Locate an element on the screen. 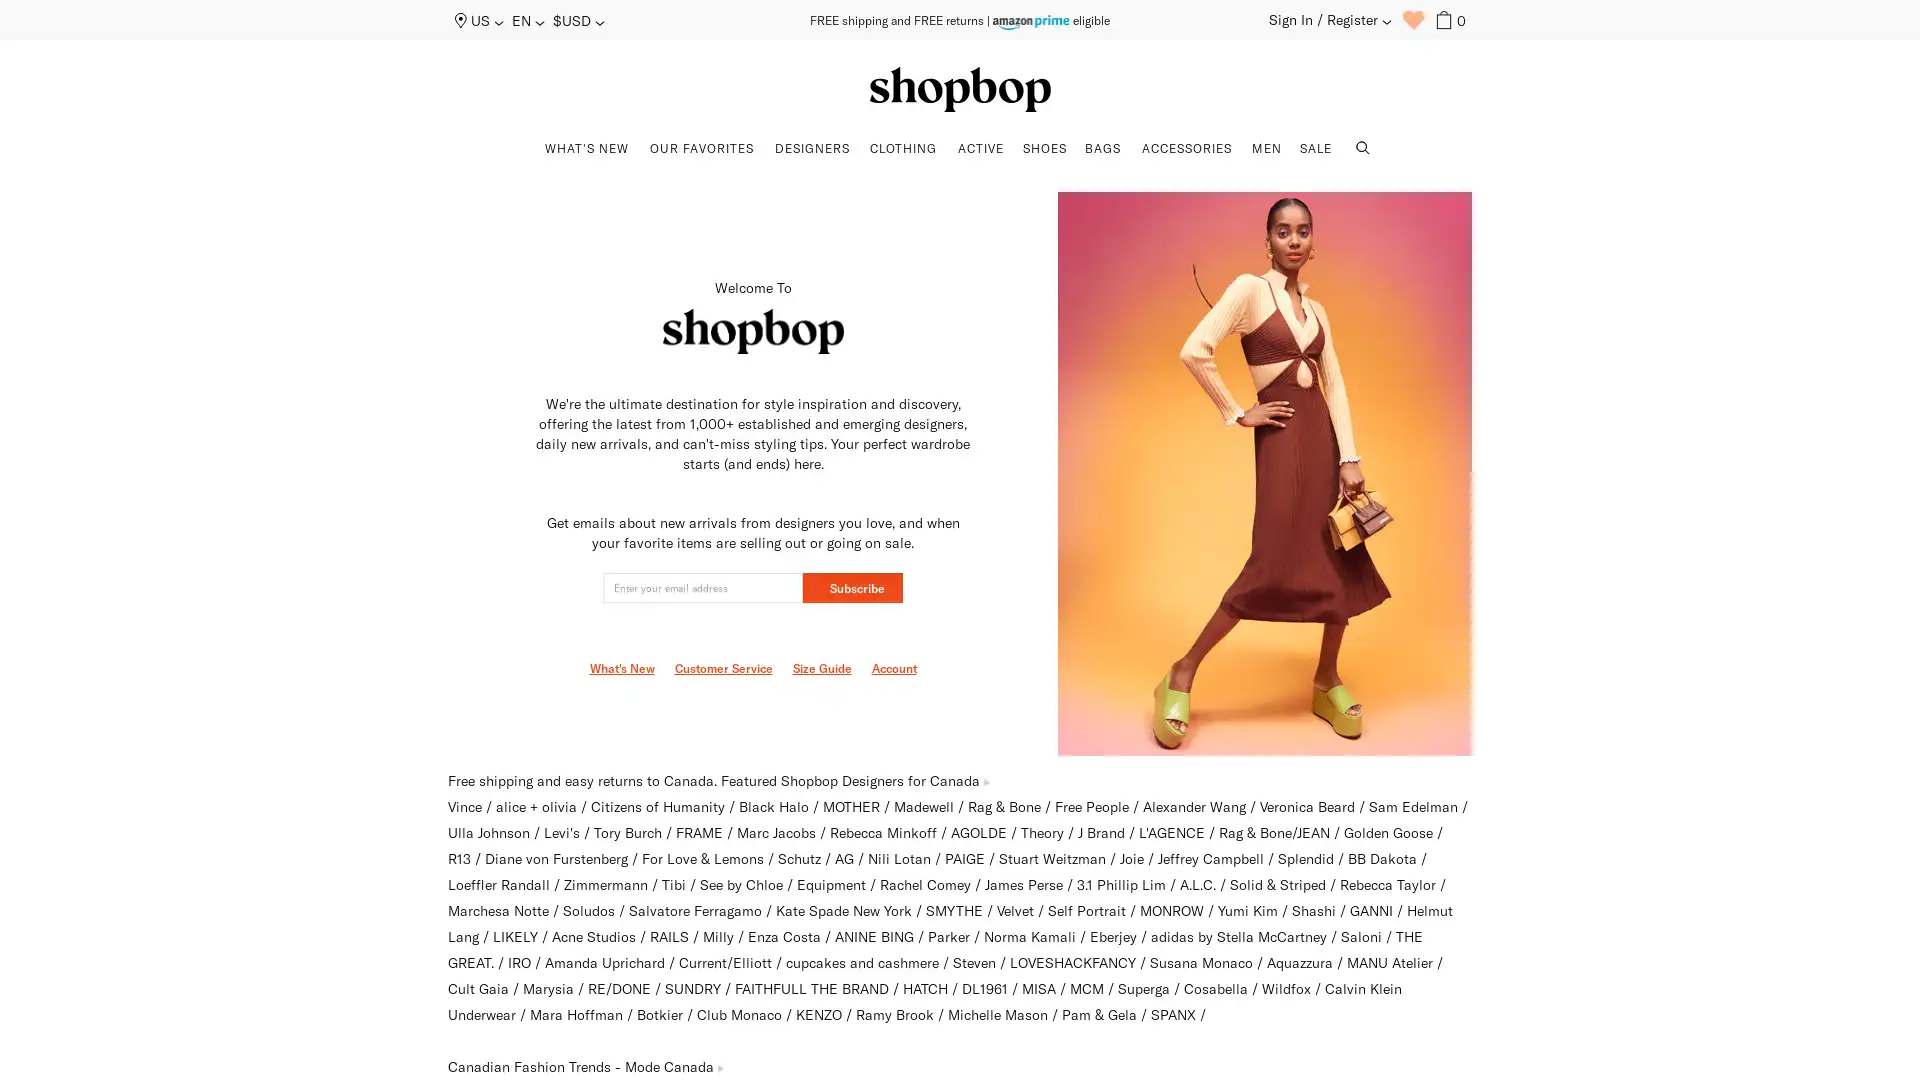  Search. is located at coordinates (1362, 149).